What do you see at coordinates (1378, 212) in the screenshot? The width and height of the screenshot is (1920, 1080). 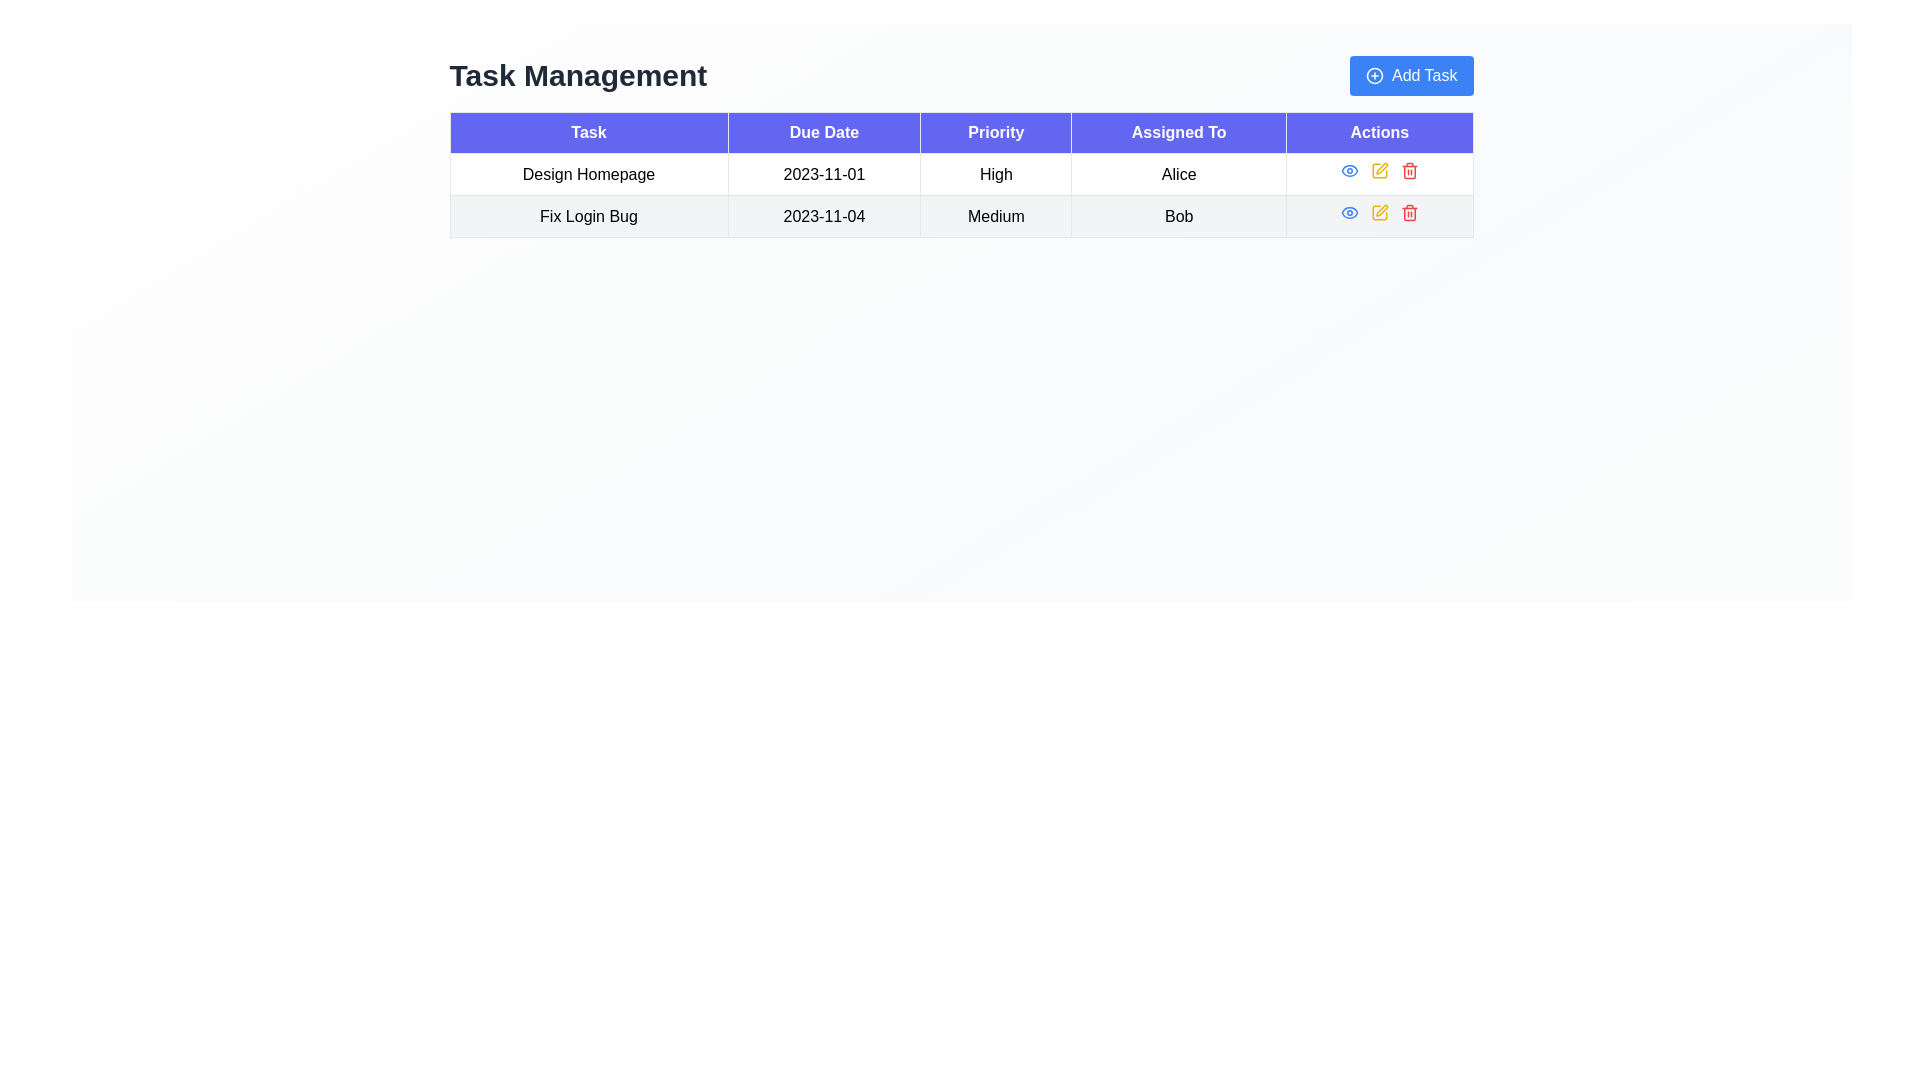 I see `the small yellow pencil icon button in the Actions column of the task management table to observe the hover effect` at bounding box center [1378, 212].